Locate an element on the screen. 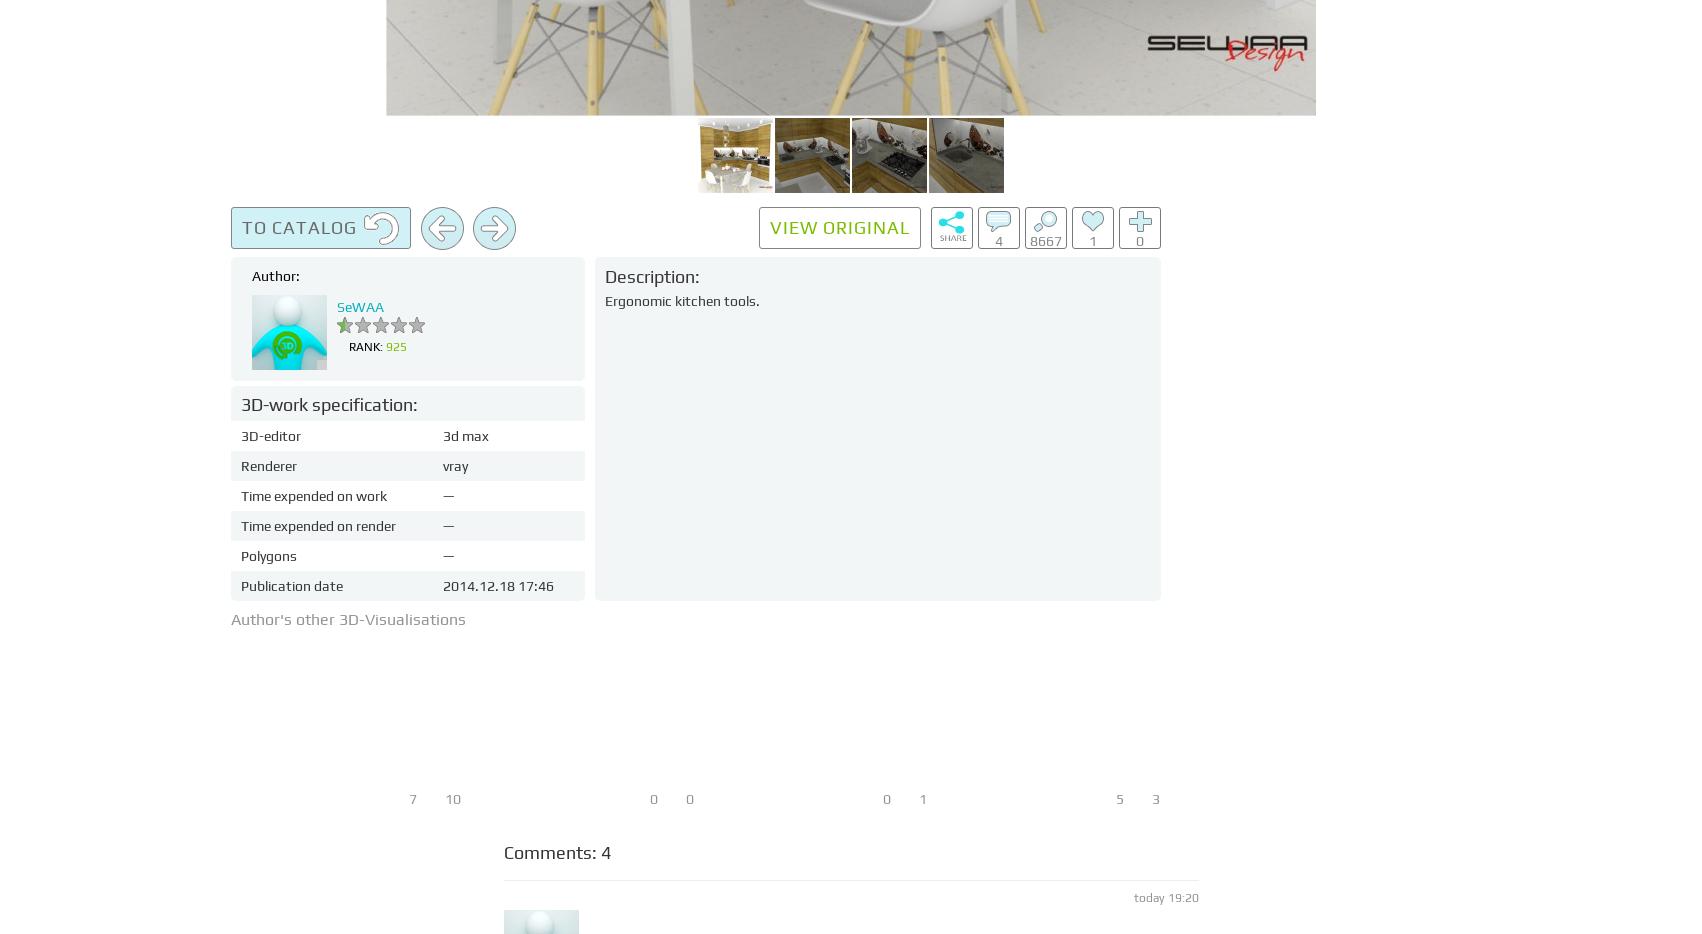 Image resolution: width=1702 pixels, height=934 pixels. 'Author:' is located at coordinates (275, 275).